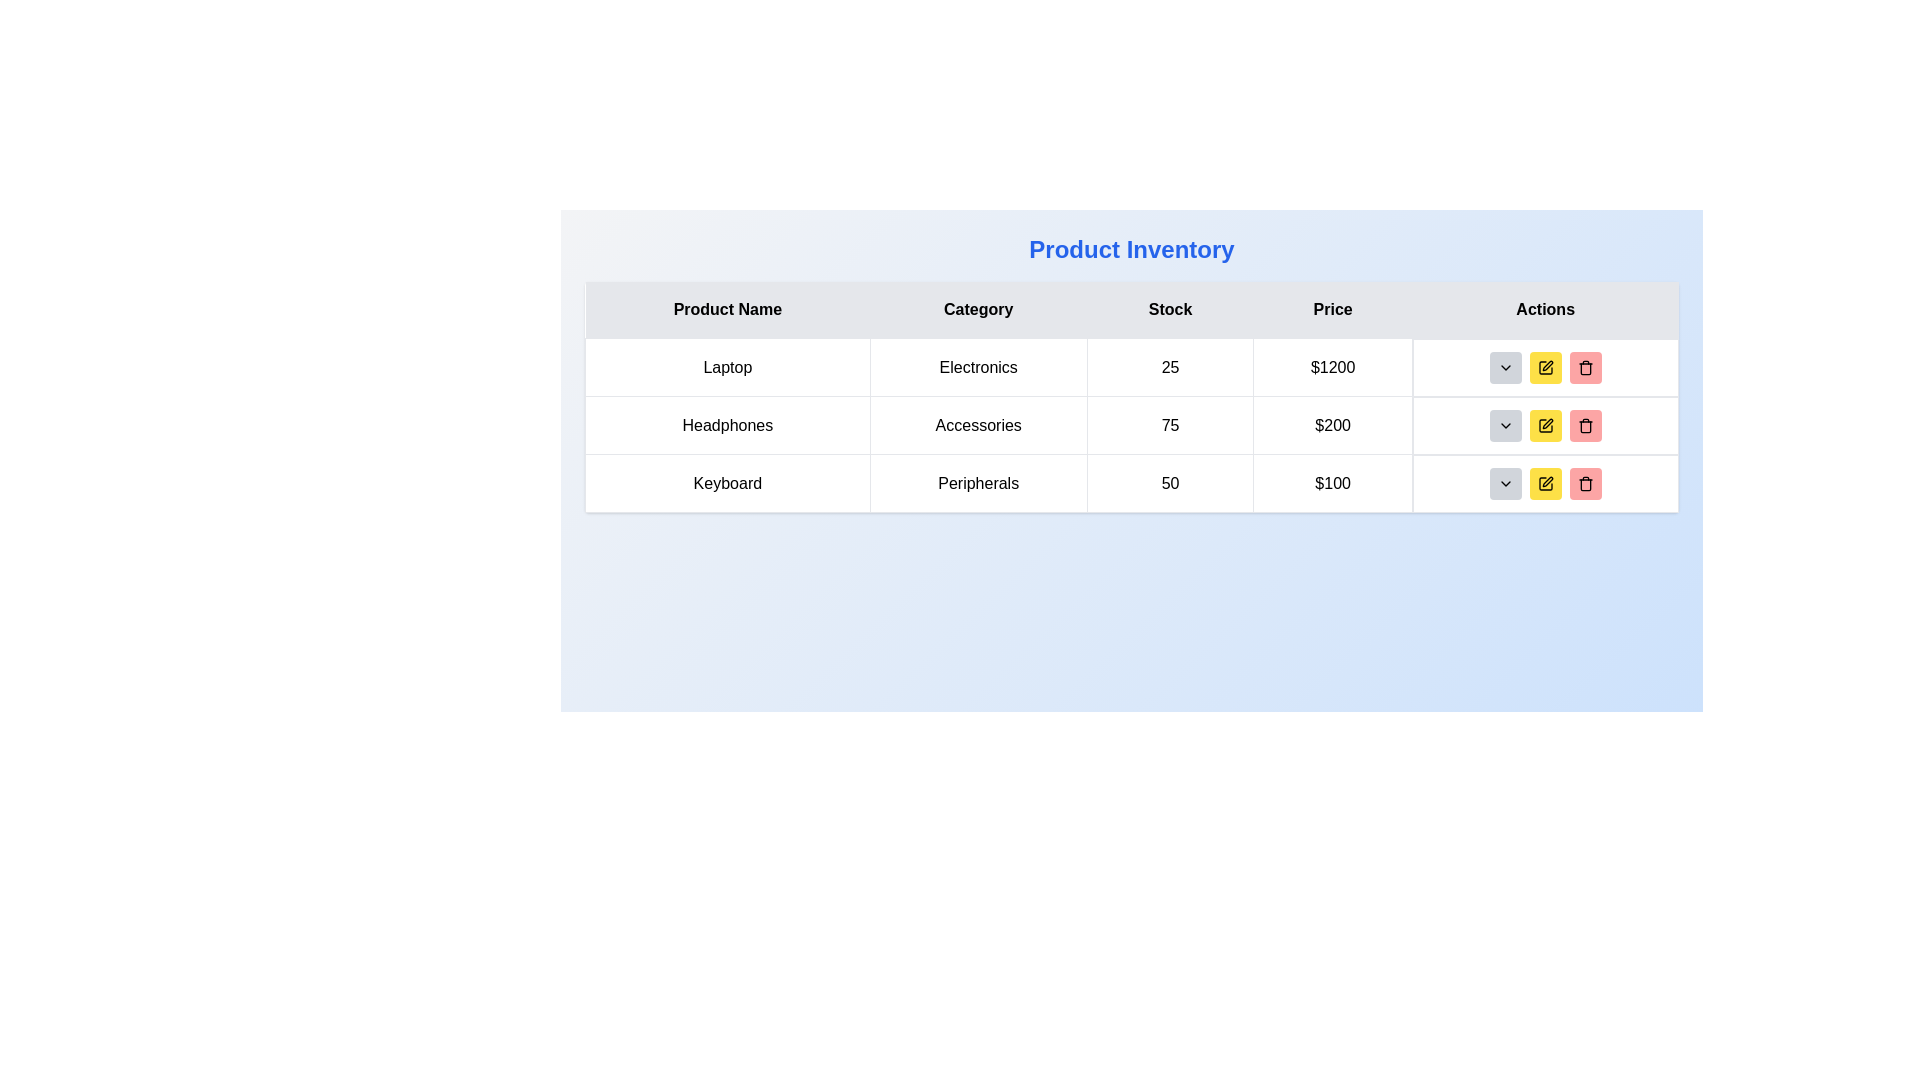  I want to click on the 'Category' label for the 'Headphones' product entry in the table, so click(978, 424).